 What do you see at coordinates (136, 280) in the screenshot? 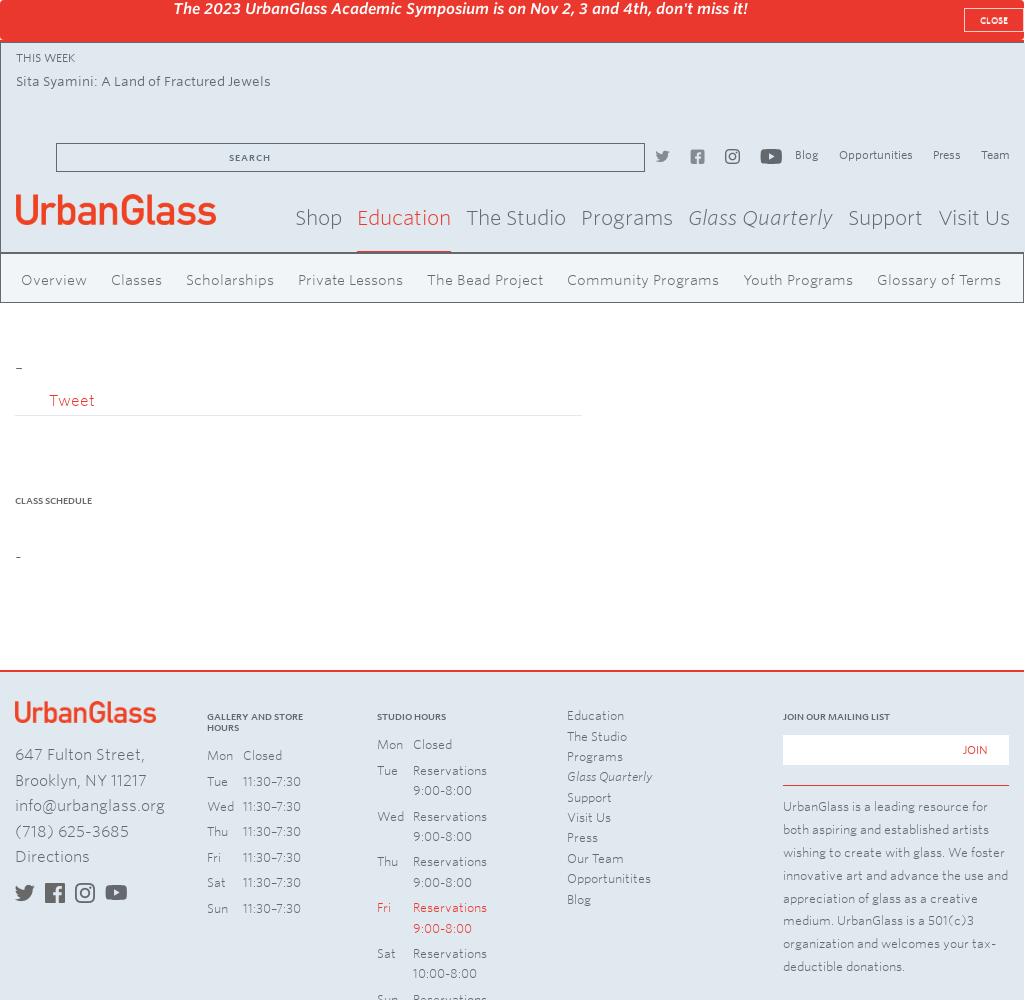
I see `'Classes'` at bounding box center [136, 280].